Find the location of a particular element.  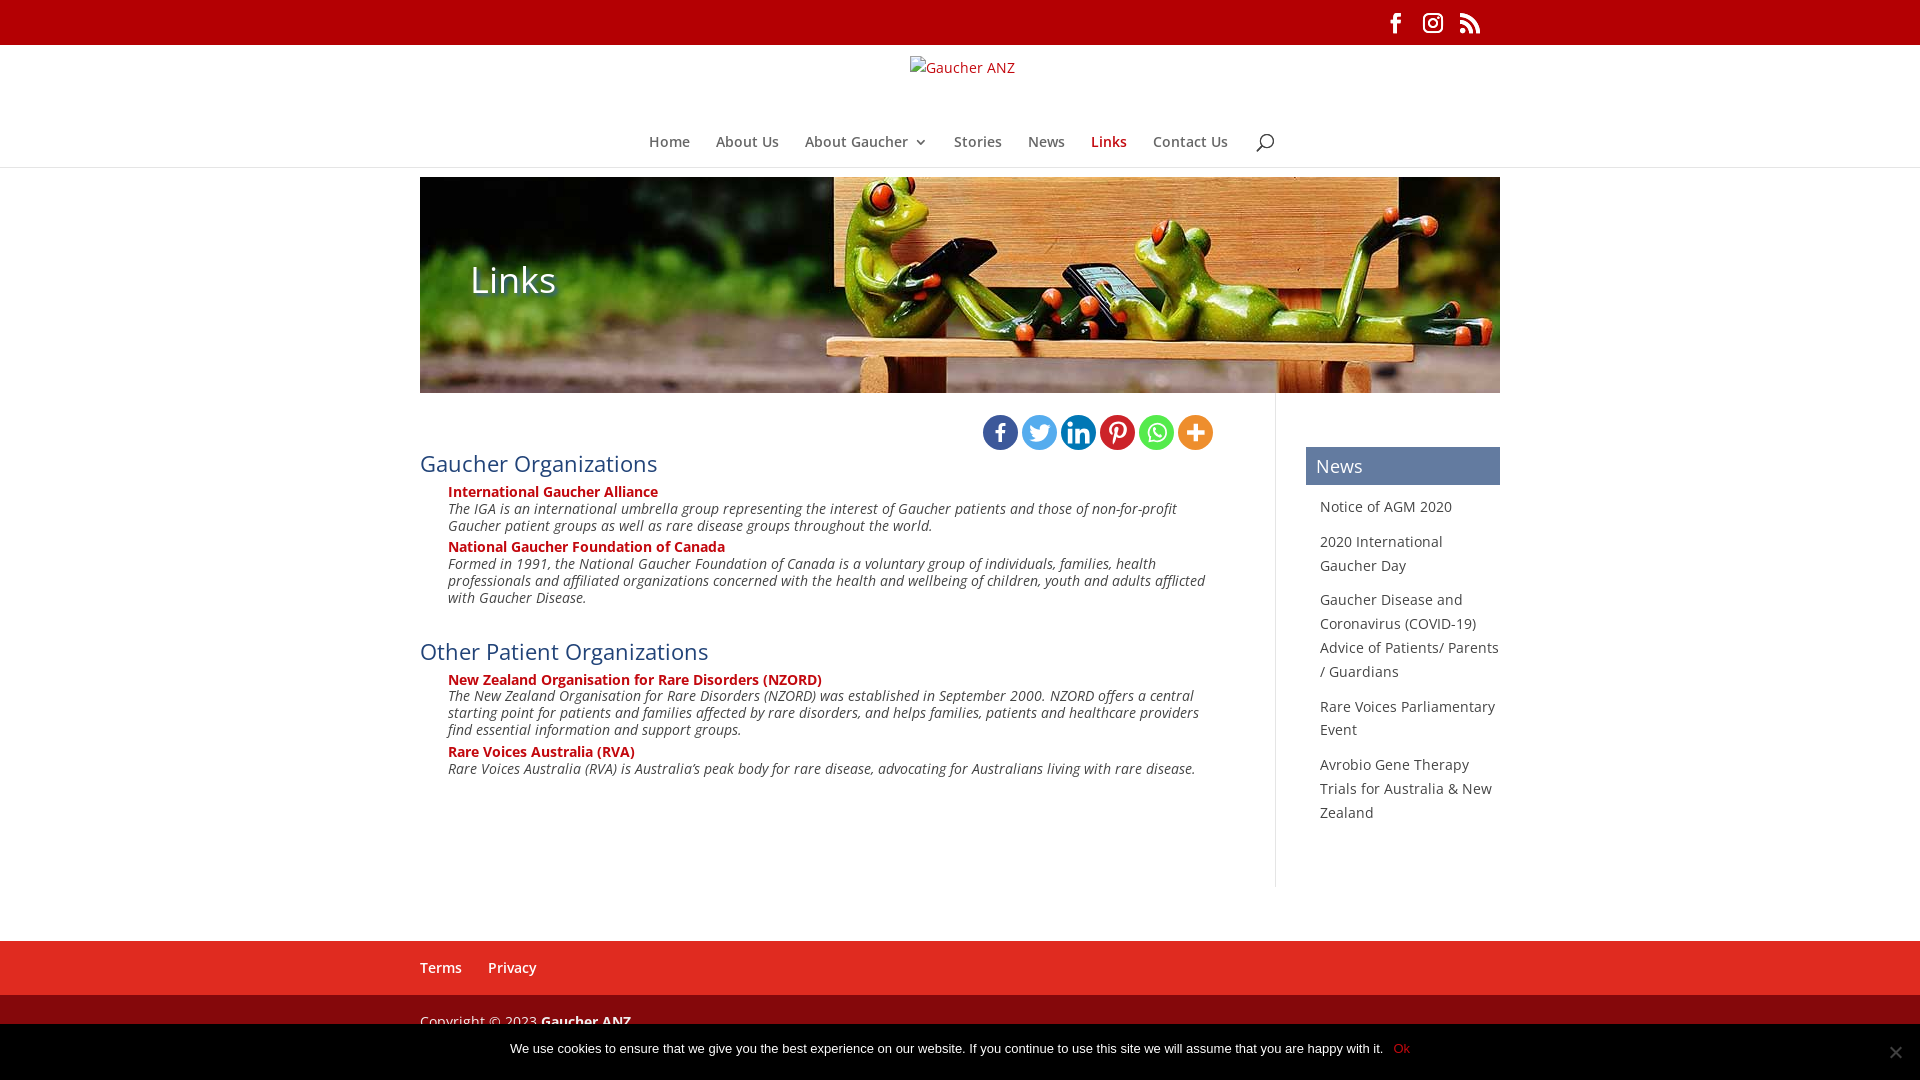

'Terms' is located at coordinates (440, 966).